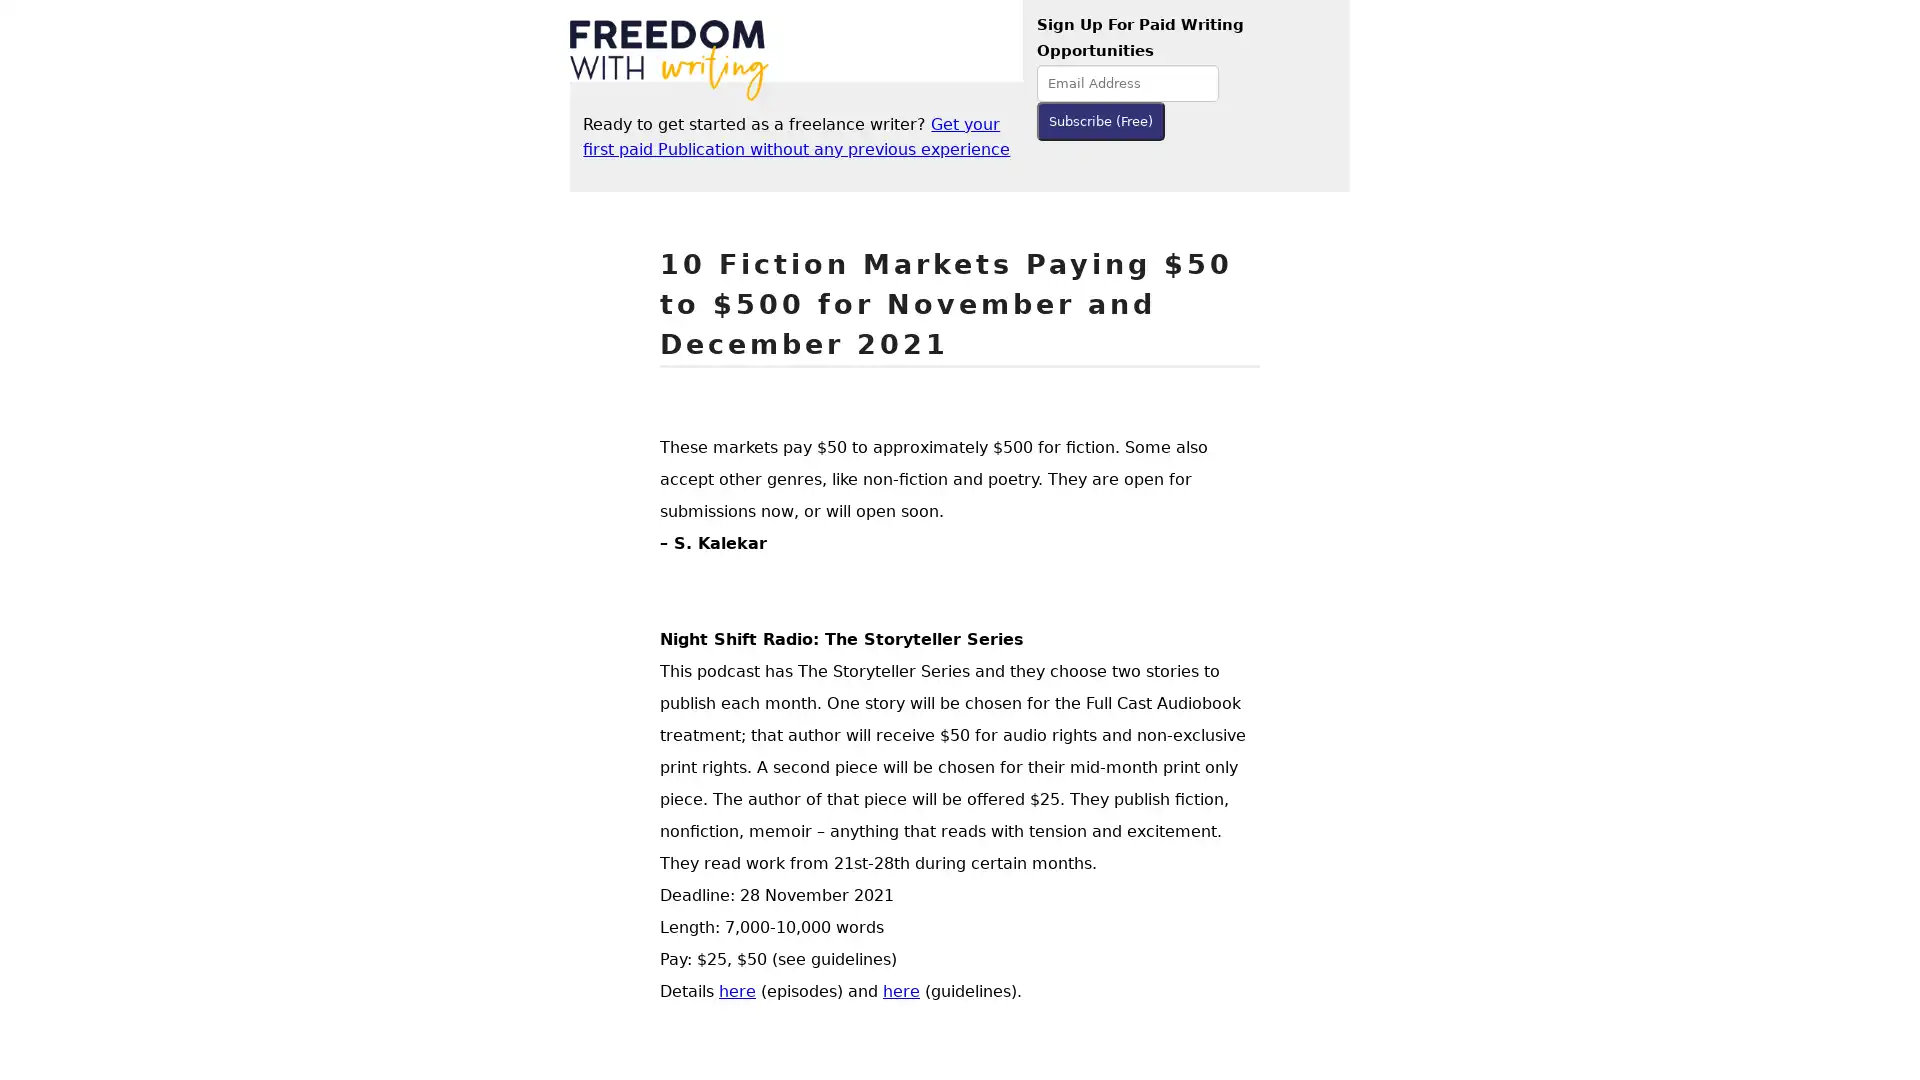 The width and height of the screenshot is (1920, 1080). I want to click on Subscribe (Free), so click(1098, 120).